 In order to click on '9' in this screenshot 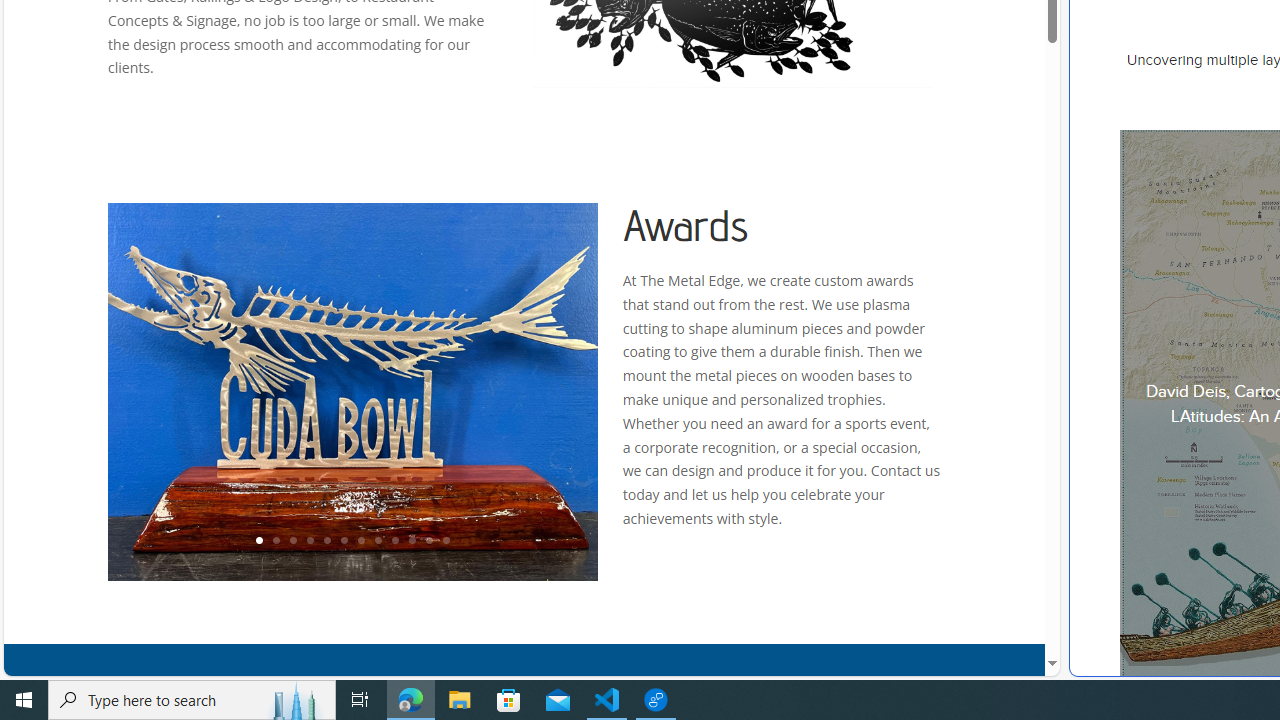, I will do `click(394, 541)`.